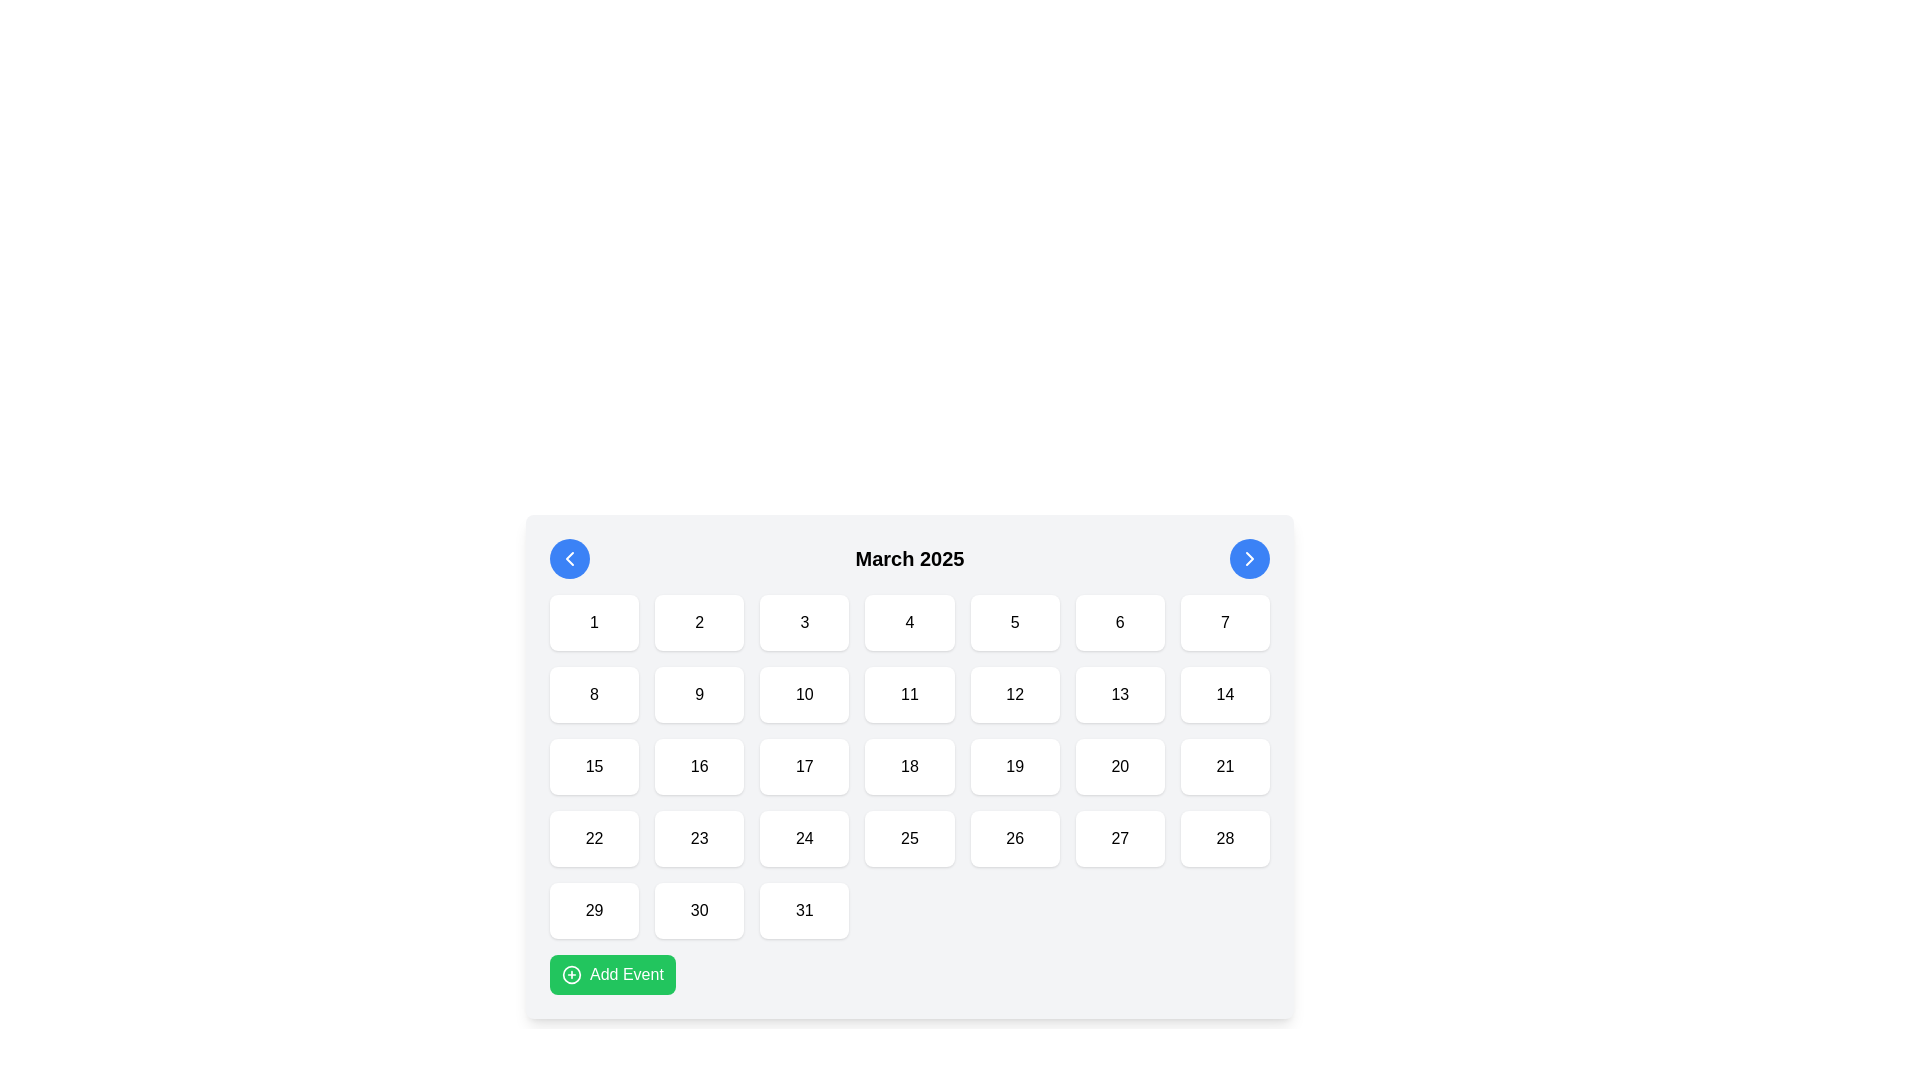 This screenshot has height=1080, width=1920. Describe the element at coordinates (1014, 839) in the screenshot. I see `the date '26' button in the calendar view` at that location.